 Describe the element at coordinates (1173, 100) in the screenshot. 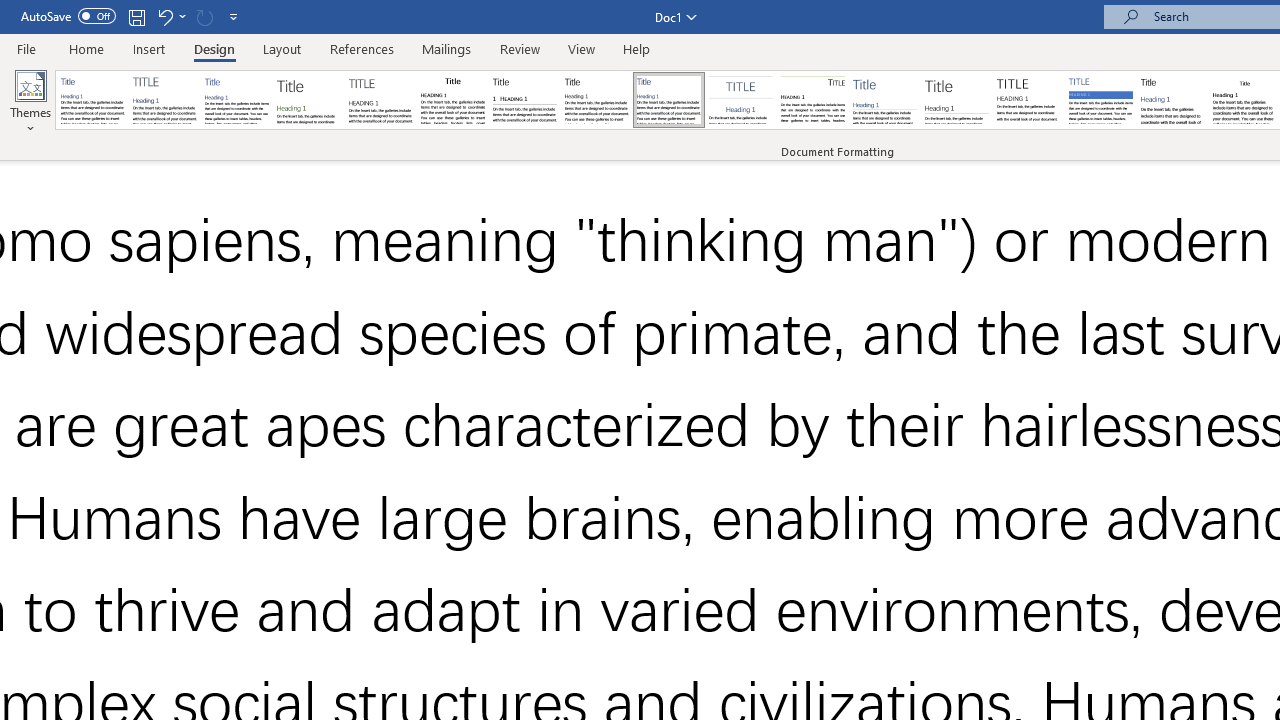

I see `'Word'` at that location.